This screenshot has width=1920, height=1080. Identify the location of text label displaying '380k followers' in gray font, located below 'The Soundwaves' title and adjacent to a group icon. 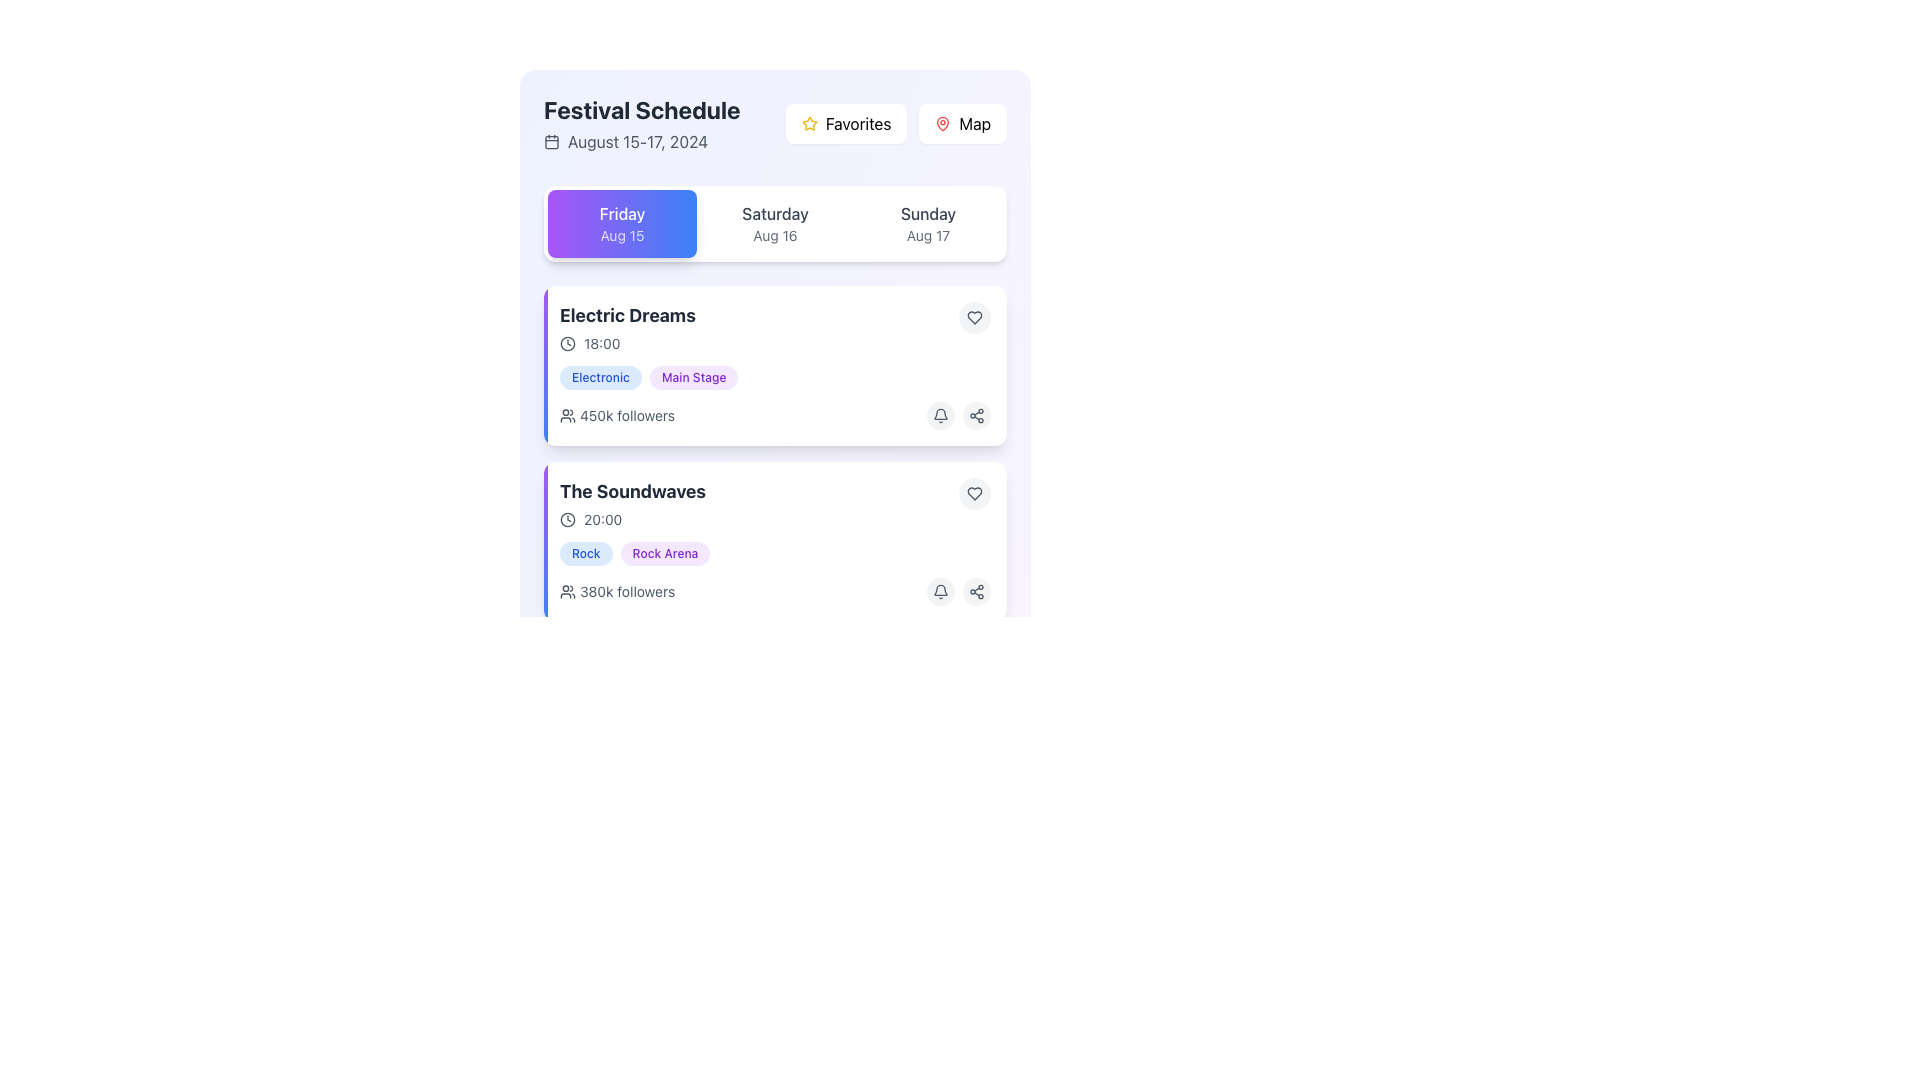
(626, 590).